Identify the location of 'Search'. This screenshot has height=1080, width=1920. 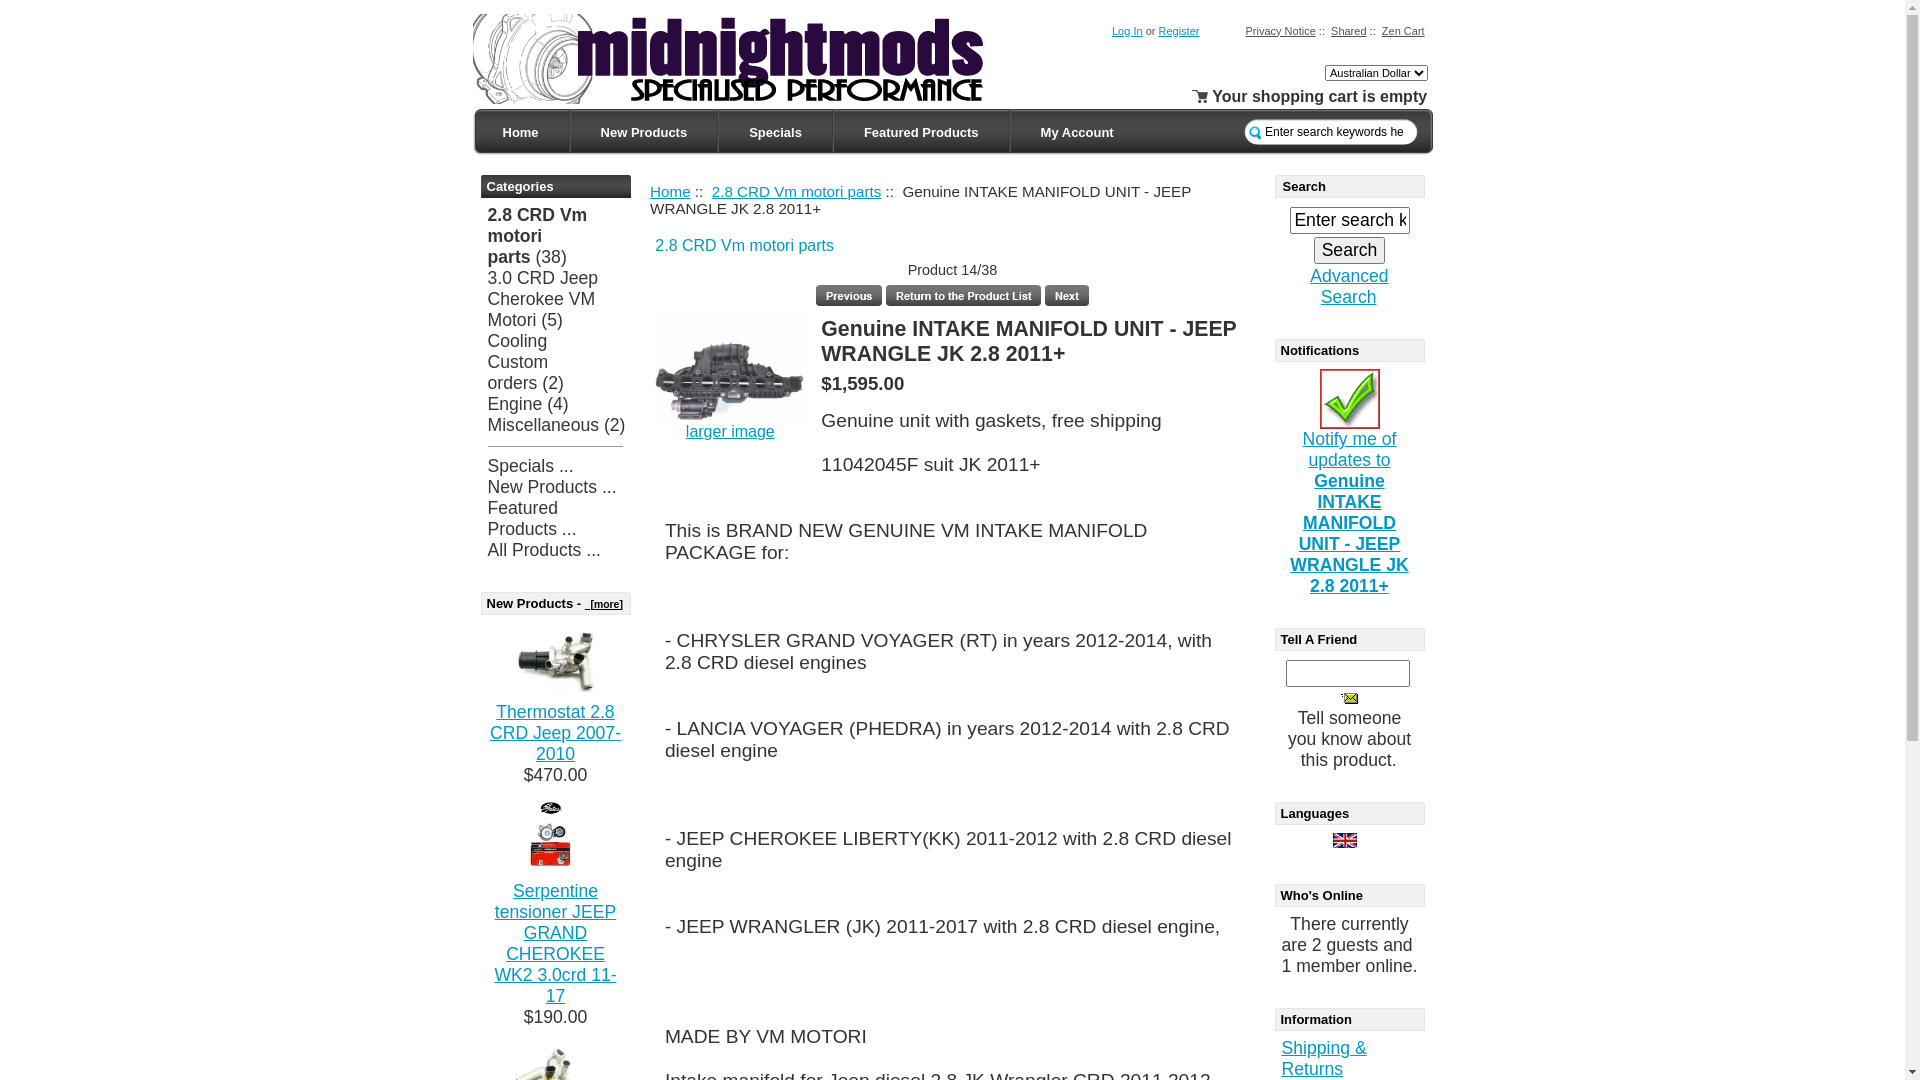
(1349, 249).